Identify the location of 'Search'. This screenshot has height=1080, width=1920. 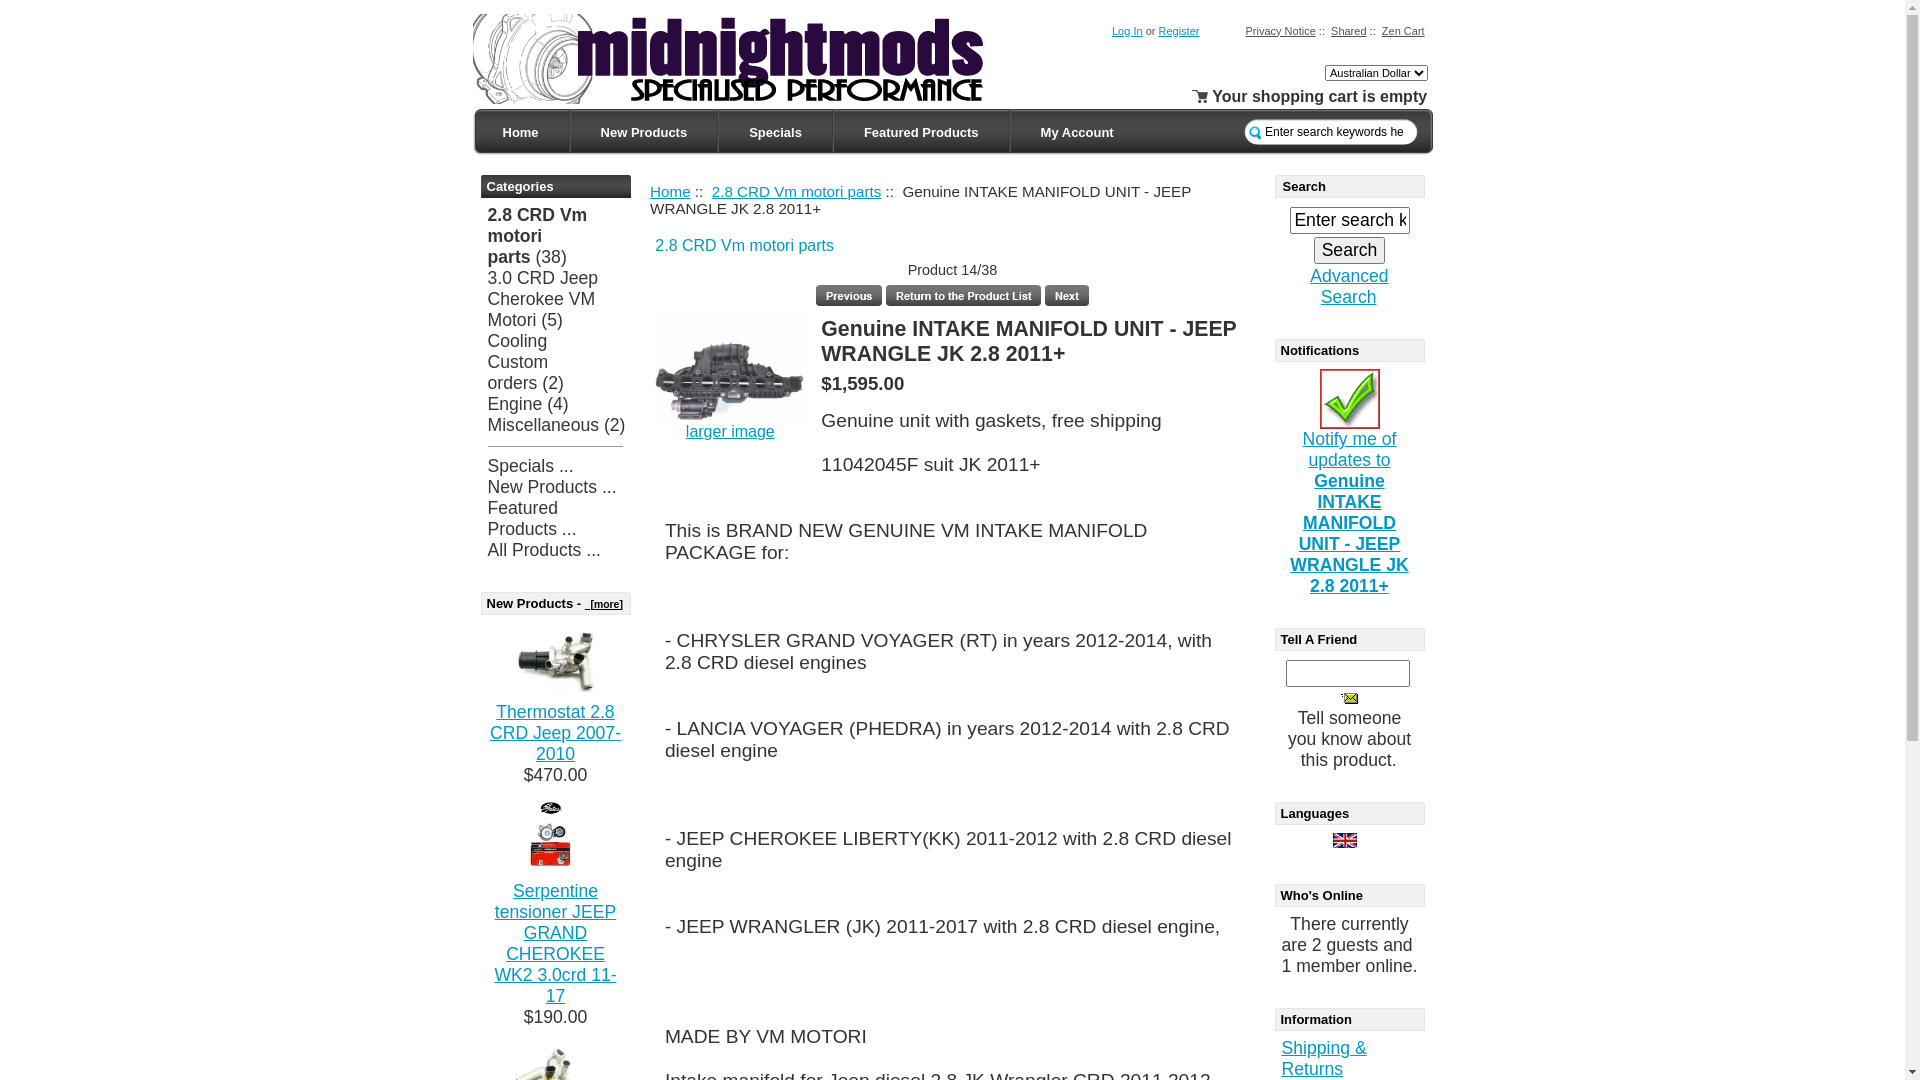
(1349, 249).